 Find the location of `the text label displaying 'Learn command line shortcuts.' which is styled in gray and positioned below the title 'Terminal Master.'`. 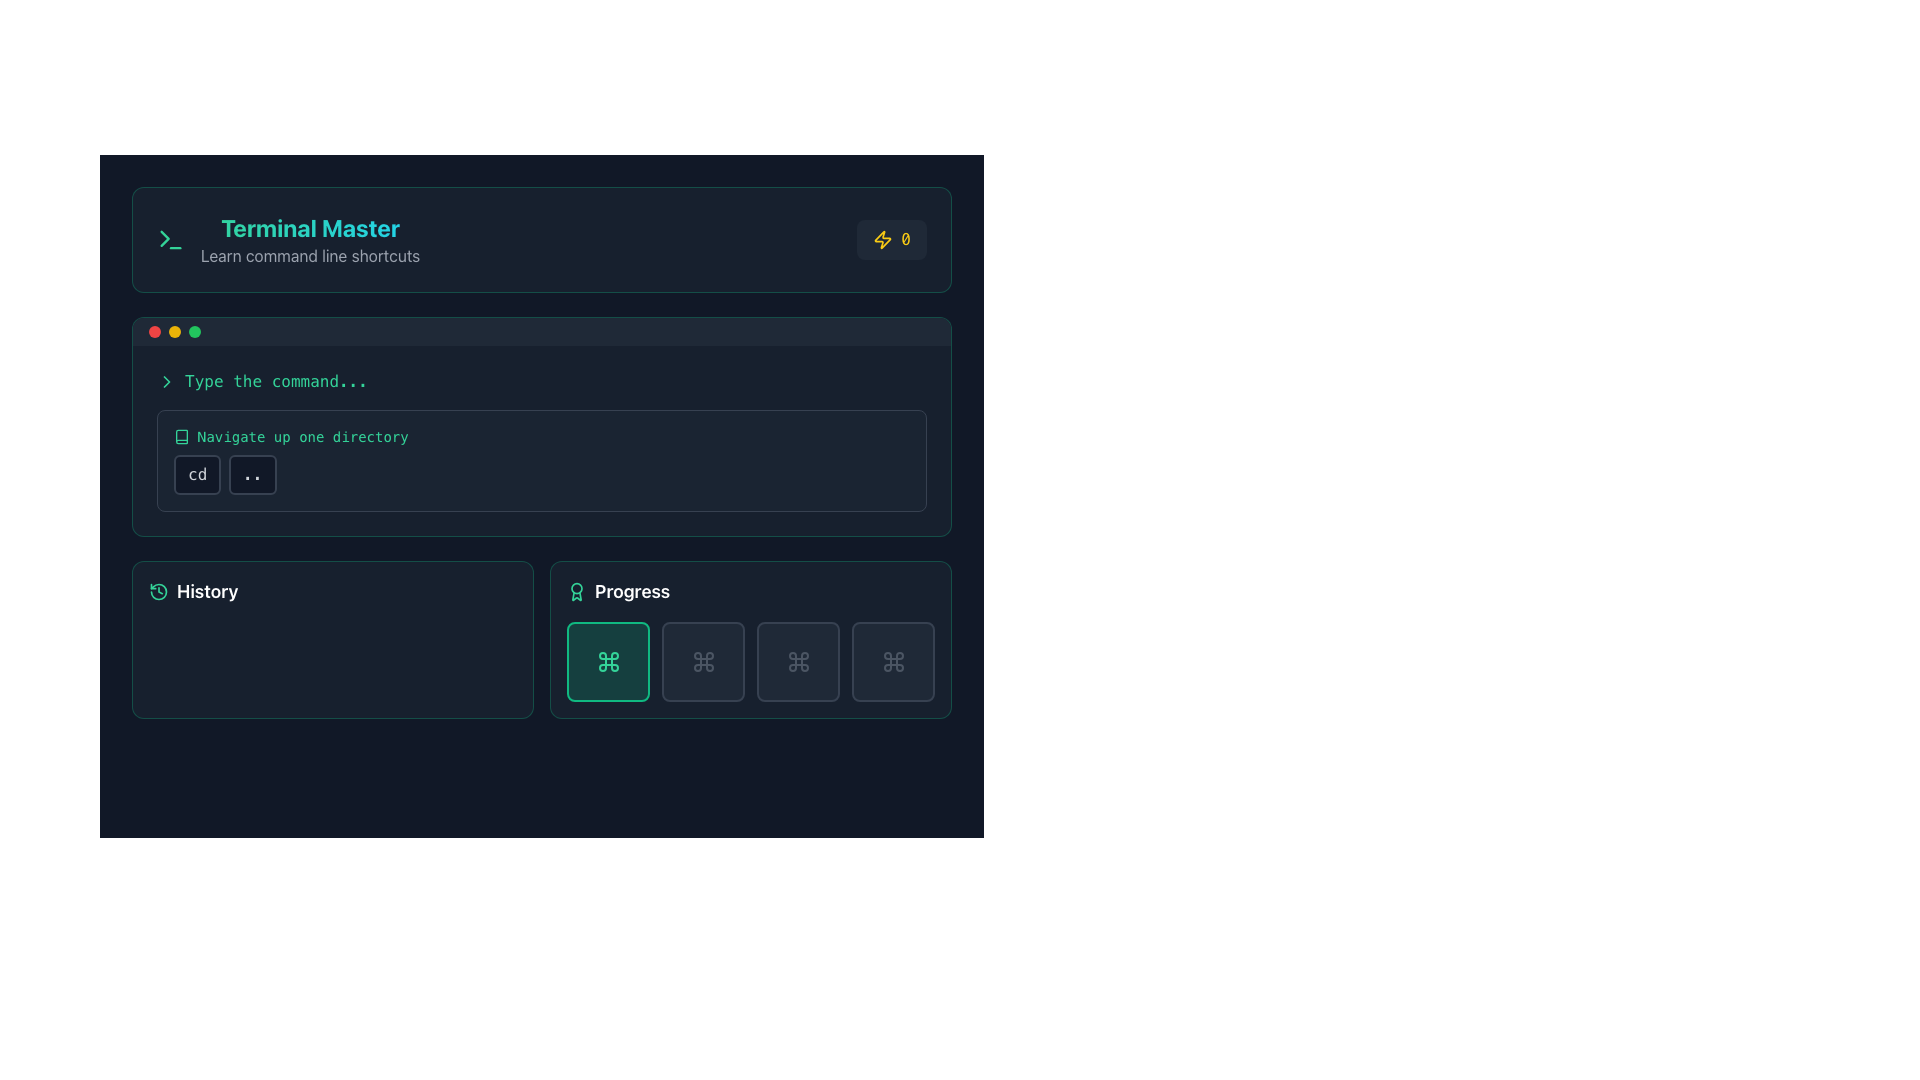

the text label displaying 'Learn command line shortcuts.' which is styled in gray and positioned below the title 'Terminal Master.' is located at coordinates (309, 254).